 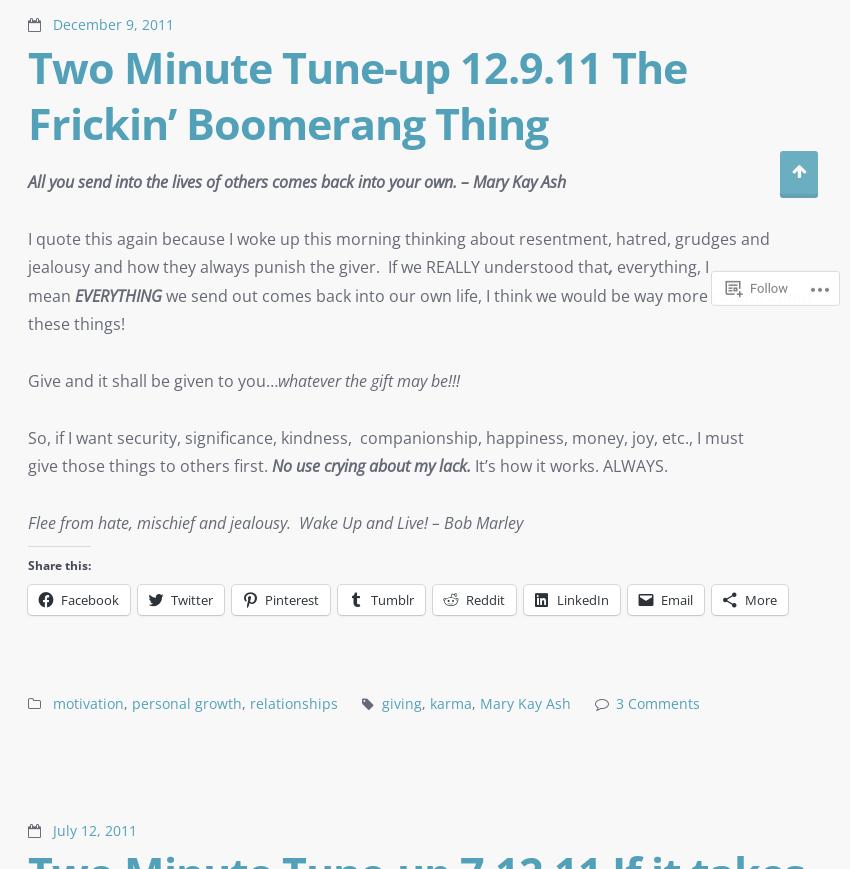 What do you see at coordinates (524, 703) in the screenshot?
I see `'Mary Kay Ash'` at bounding box center [524, 703].